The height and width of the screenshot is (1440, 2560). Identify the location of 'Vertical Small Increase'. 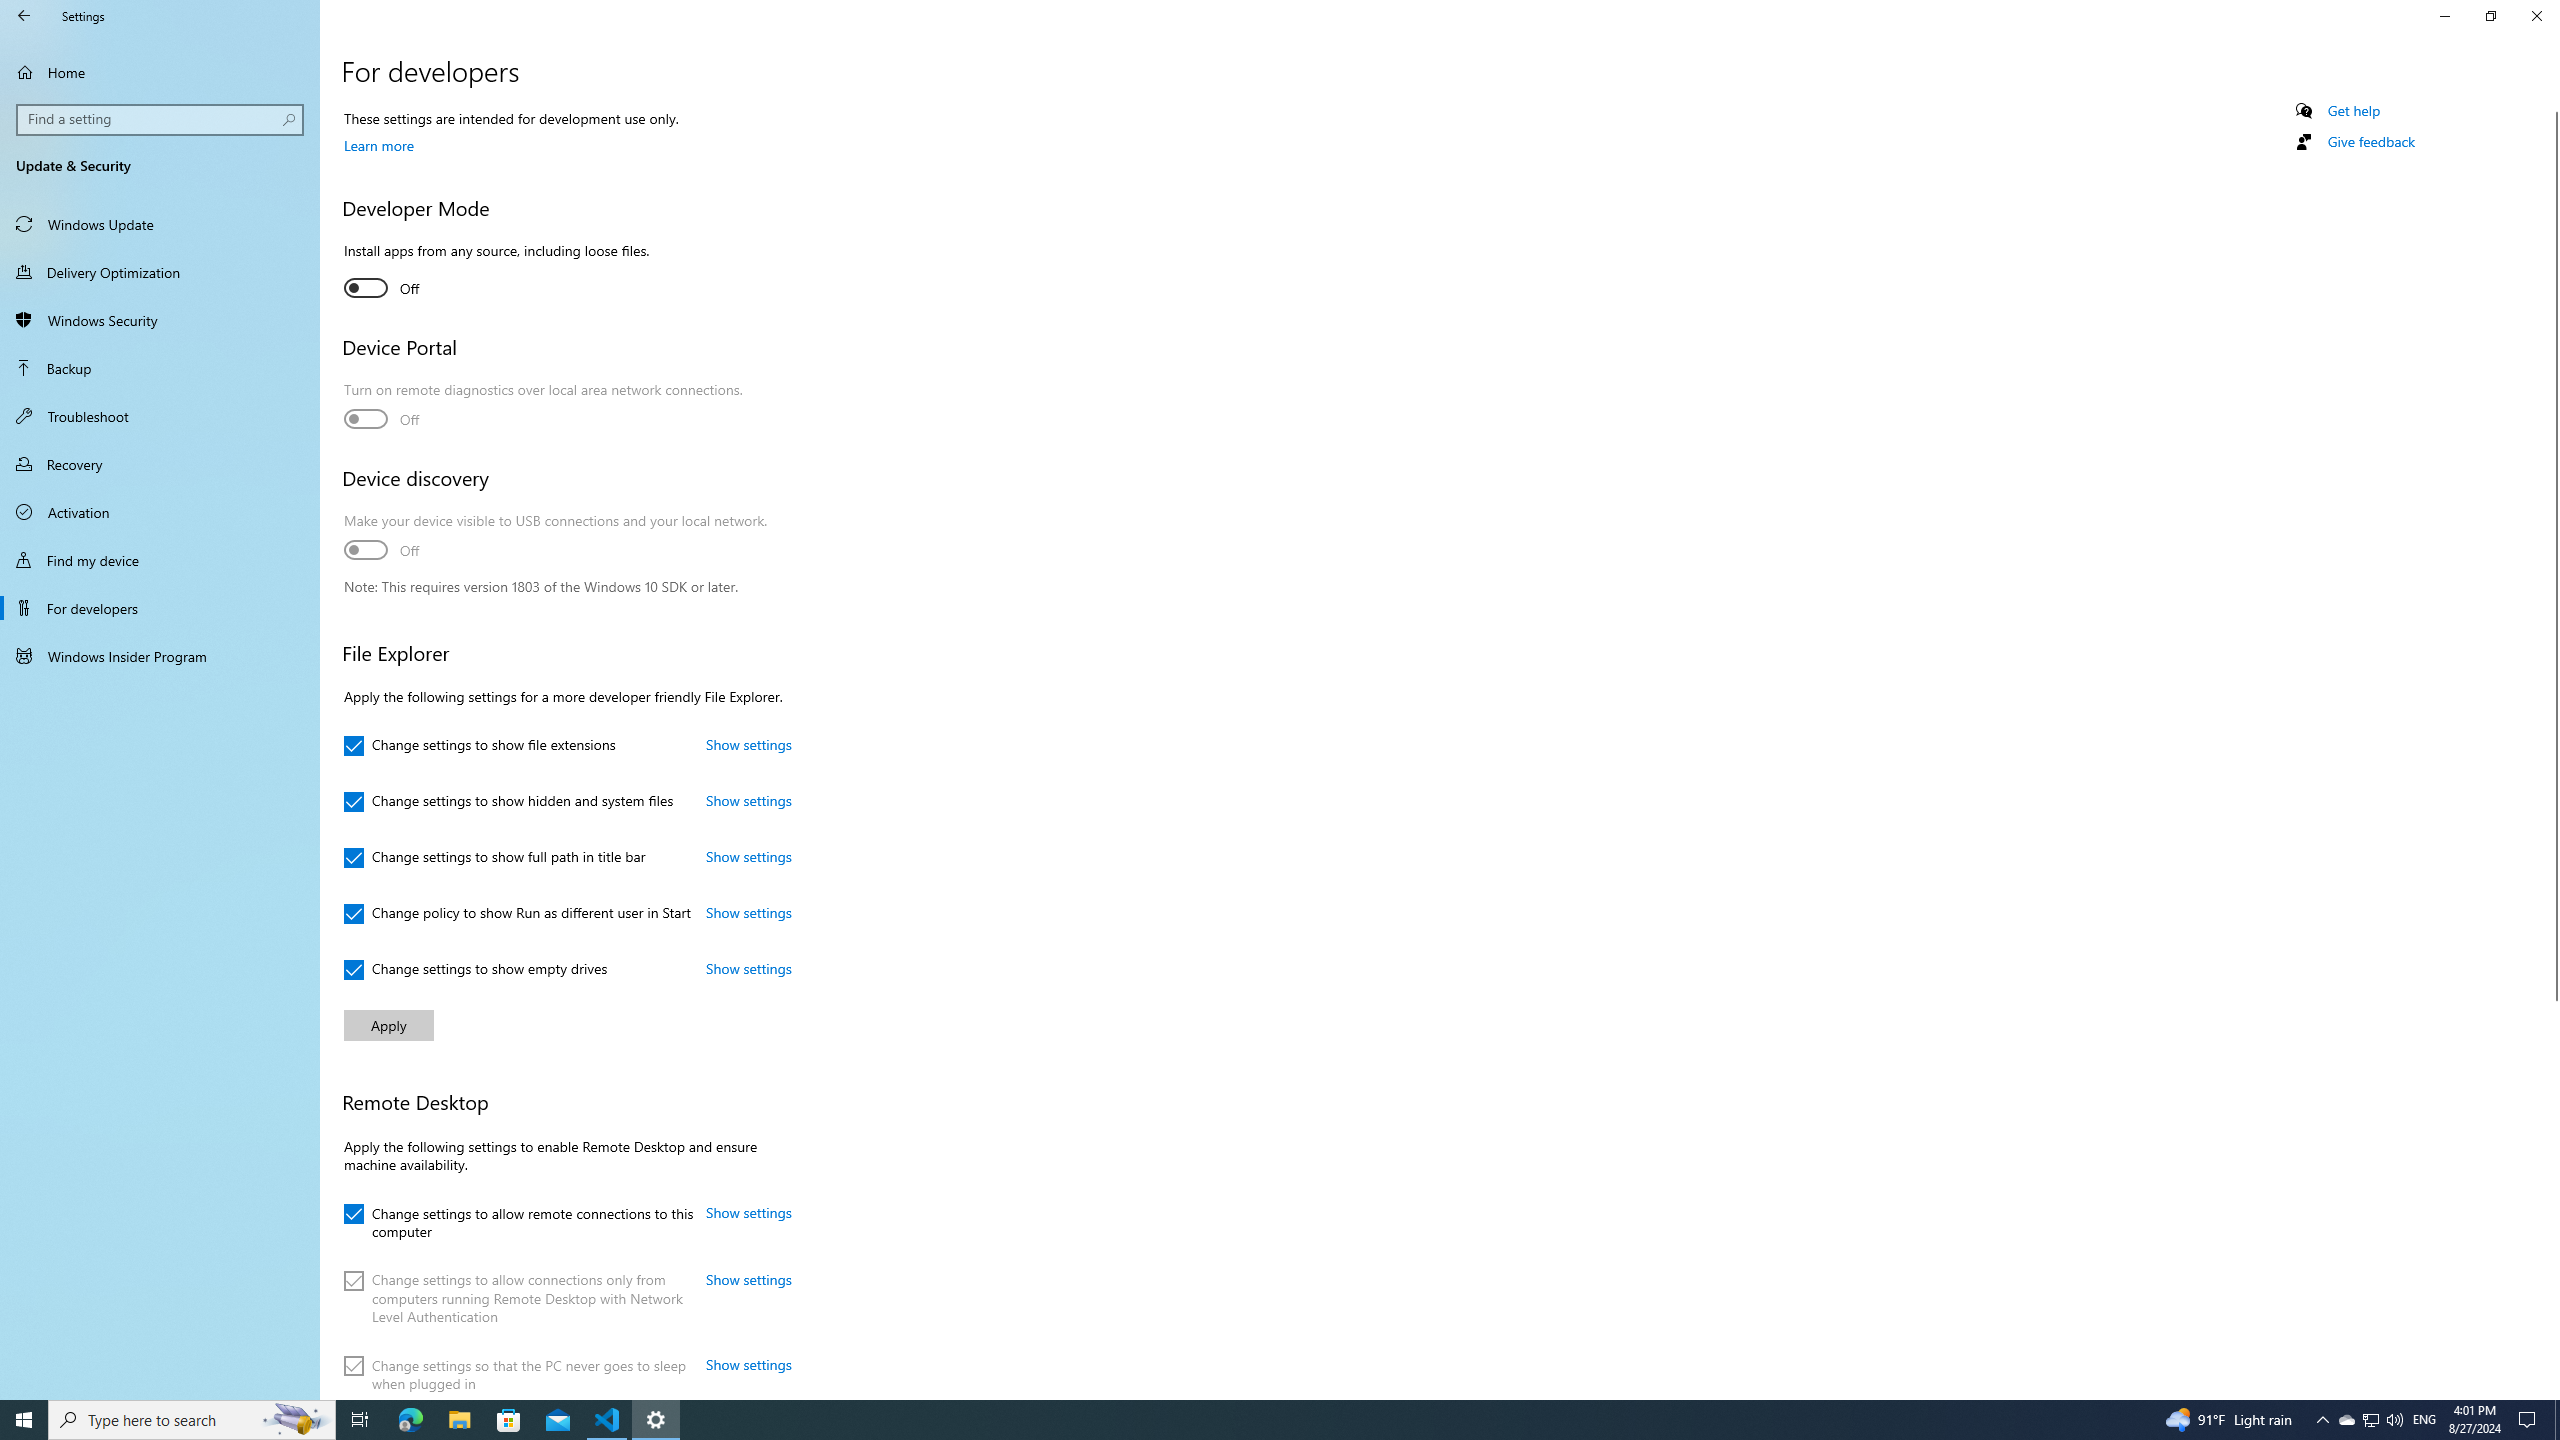
(2551, 1390).